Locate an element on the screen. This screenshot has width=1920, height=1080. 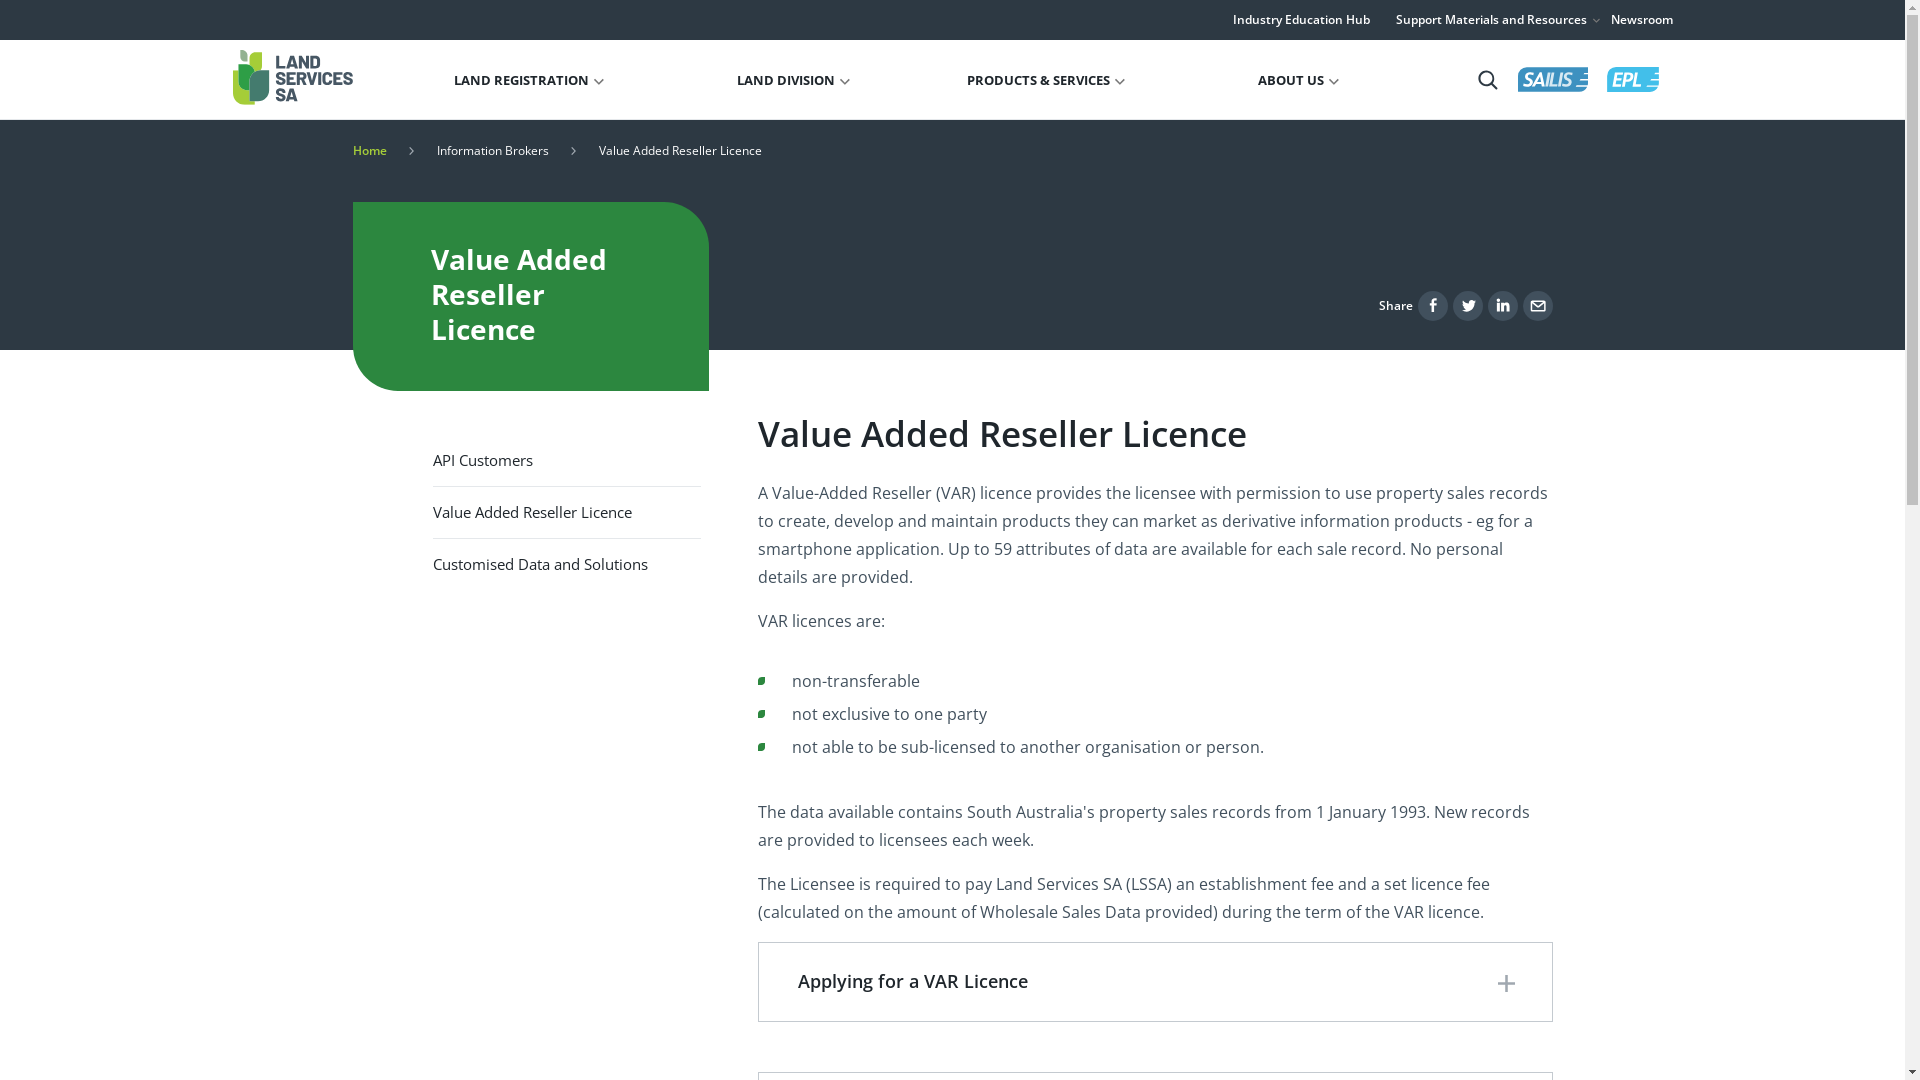
'EPL' is located at coordinates (1632, 78).